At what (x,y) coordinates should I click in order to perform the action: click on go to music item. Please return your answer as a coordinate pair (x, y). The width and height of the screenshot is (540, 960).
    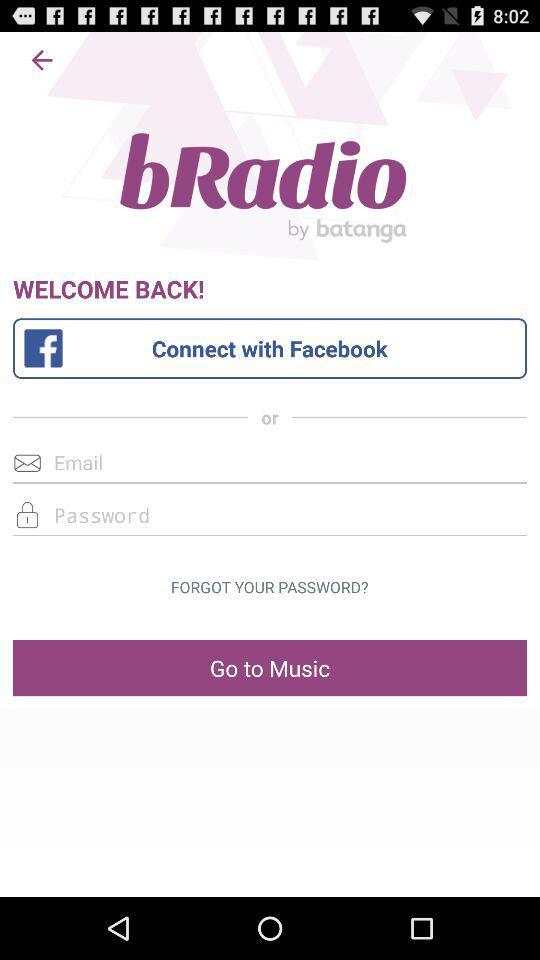
    Looking at the image, I should click on (270, 668).